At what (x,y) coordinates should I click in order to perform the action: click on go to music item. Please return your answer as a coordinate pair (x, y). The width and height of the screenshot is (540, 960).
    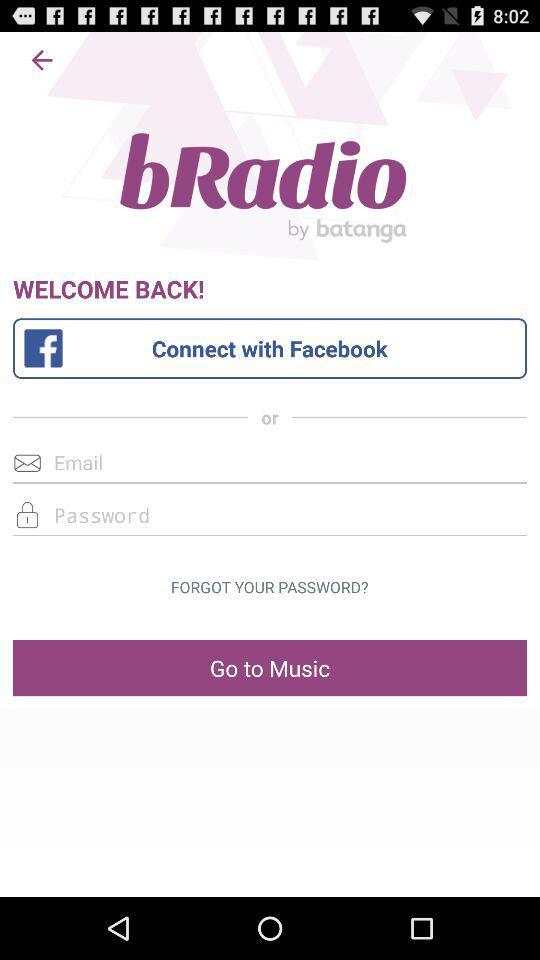
    Looking at the image, I should click on (270, 668).